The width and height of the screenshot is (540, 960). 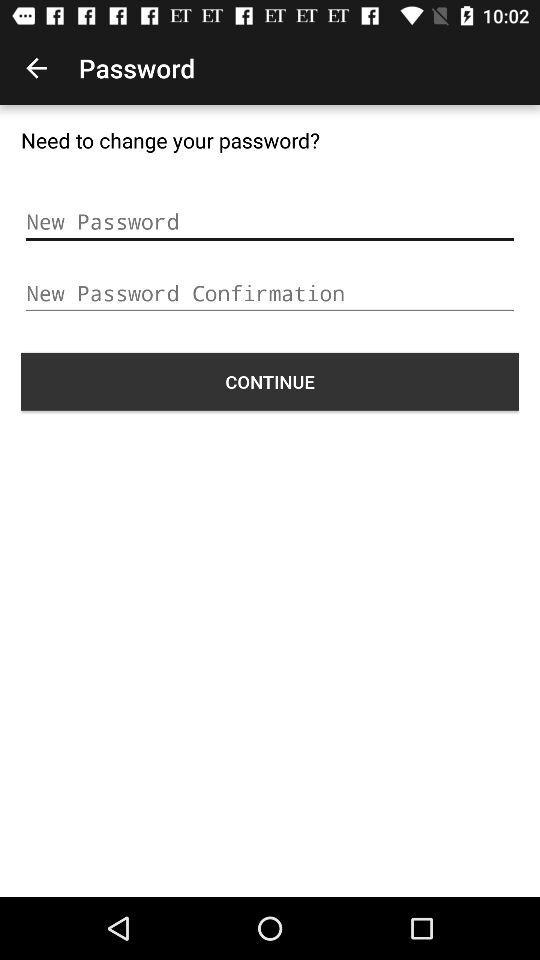 What do you see at coordinates (36, 68) in the screenshot?
I see `item to the left of the password icon` at bounding box center [36, 68].